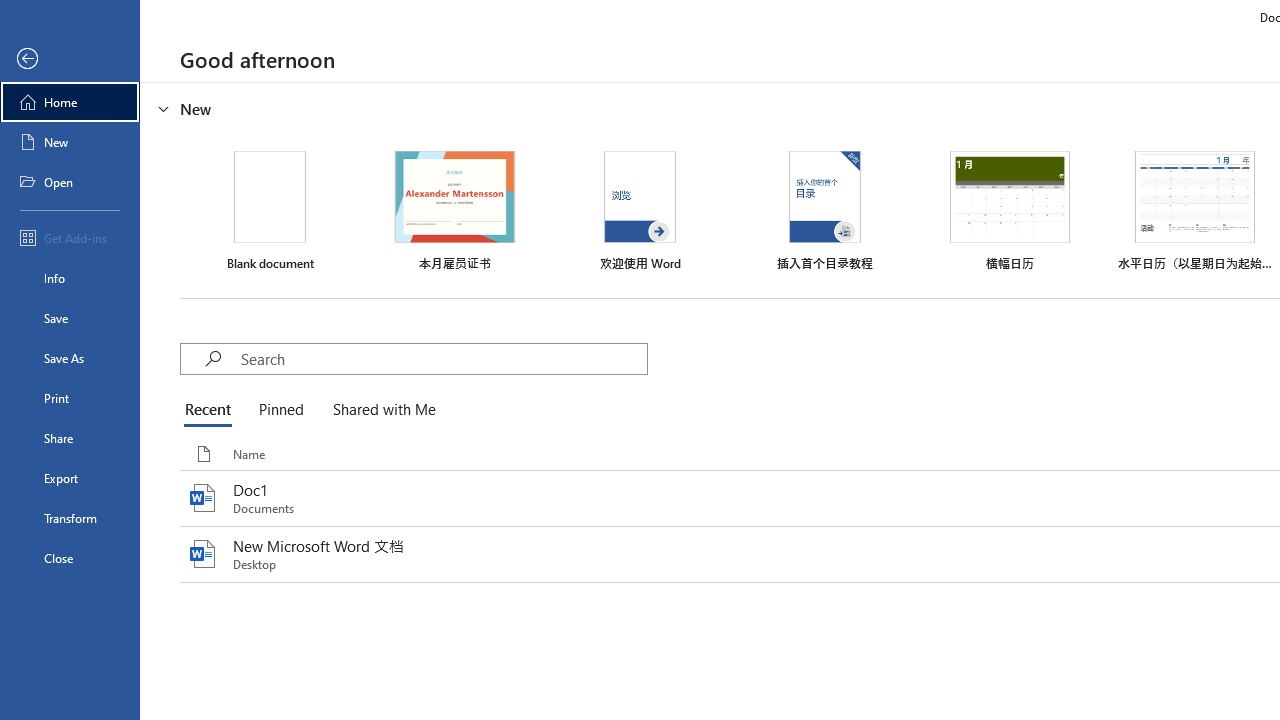 The width and height of the screenshot is (1280, 720). I want to click on 'Recent', so click(212, 410).